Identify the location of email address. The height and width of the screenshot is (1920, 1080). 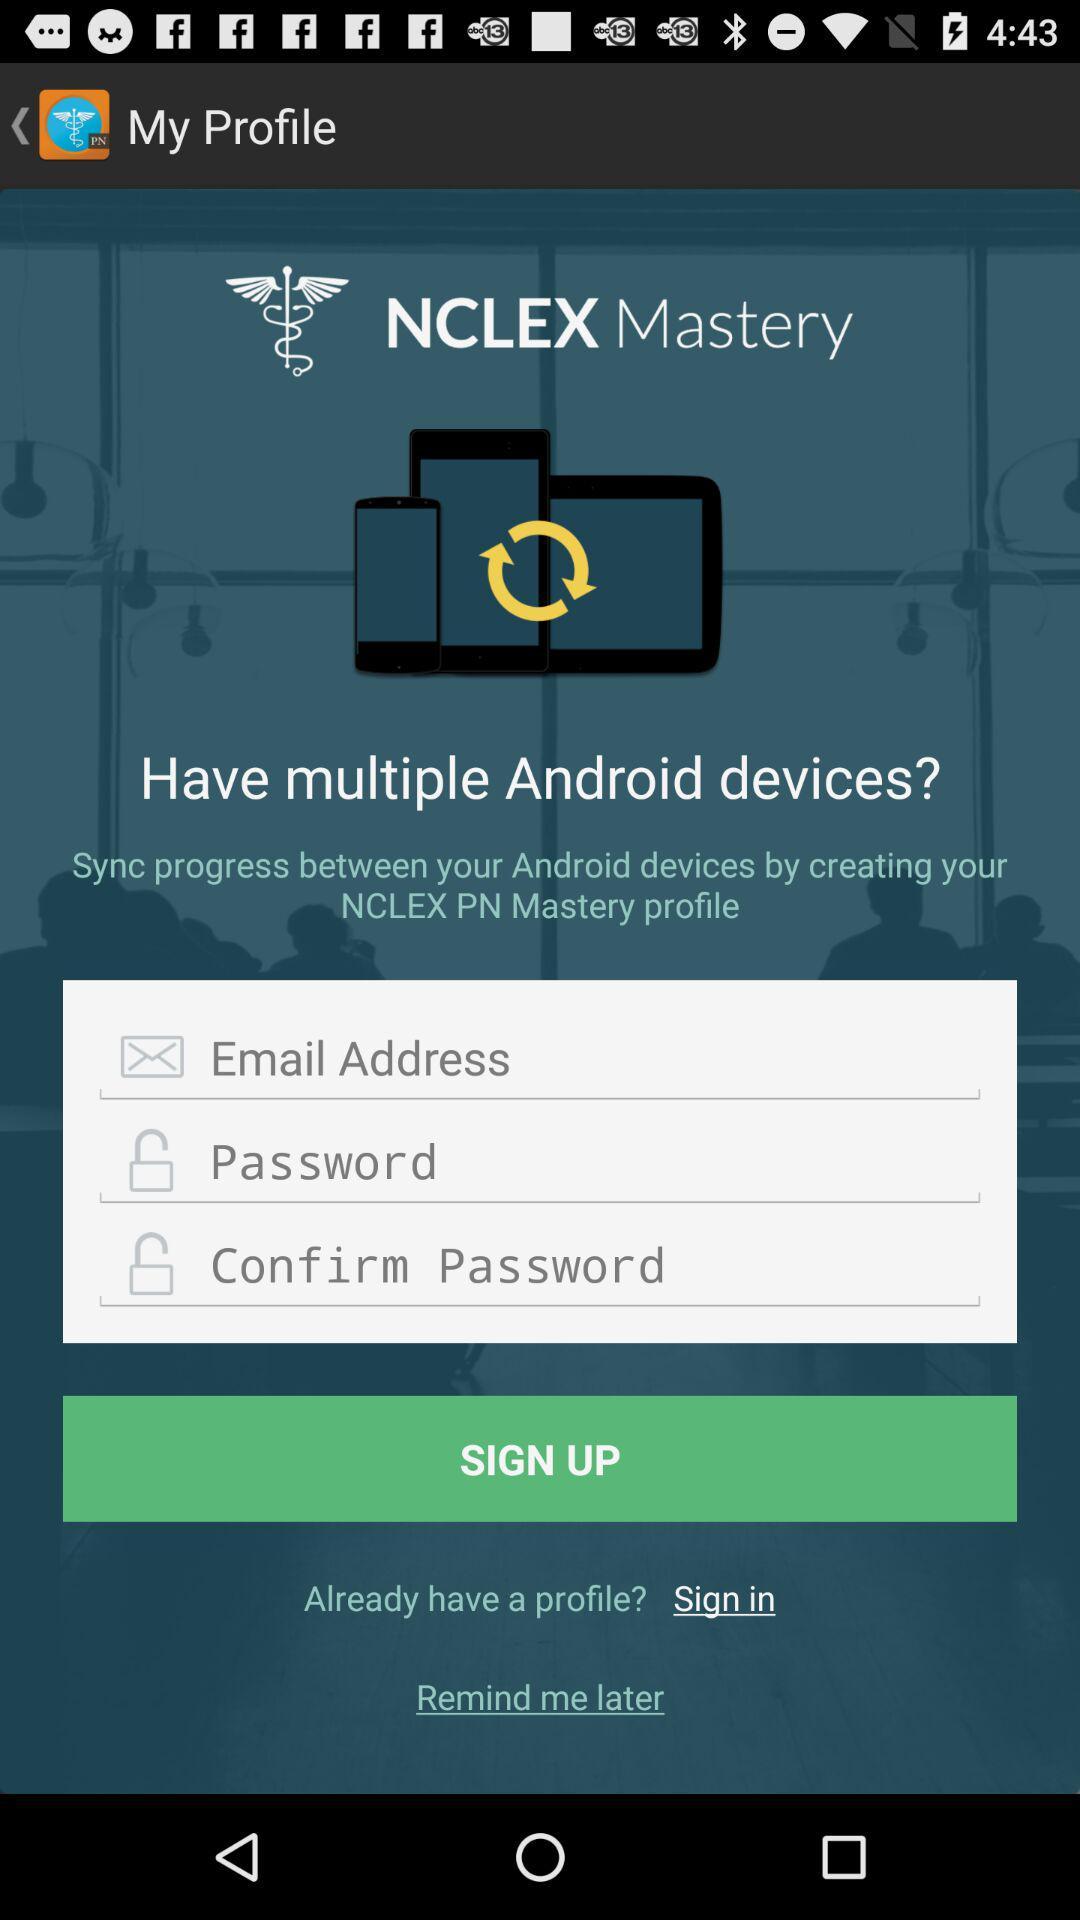
(540, 1057).